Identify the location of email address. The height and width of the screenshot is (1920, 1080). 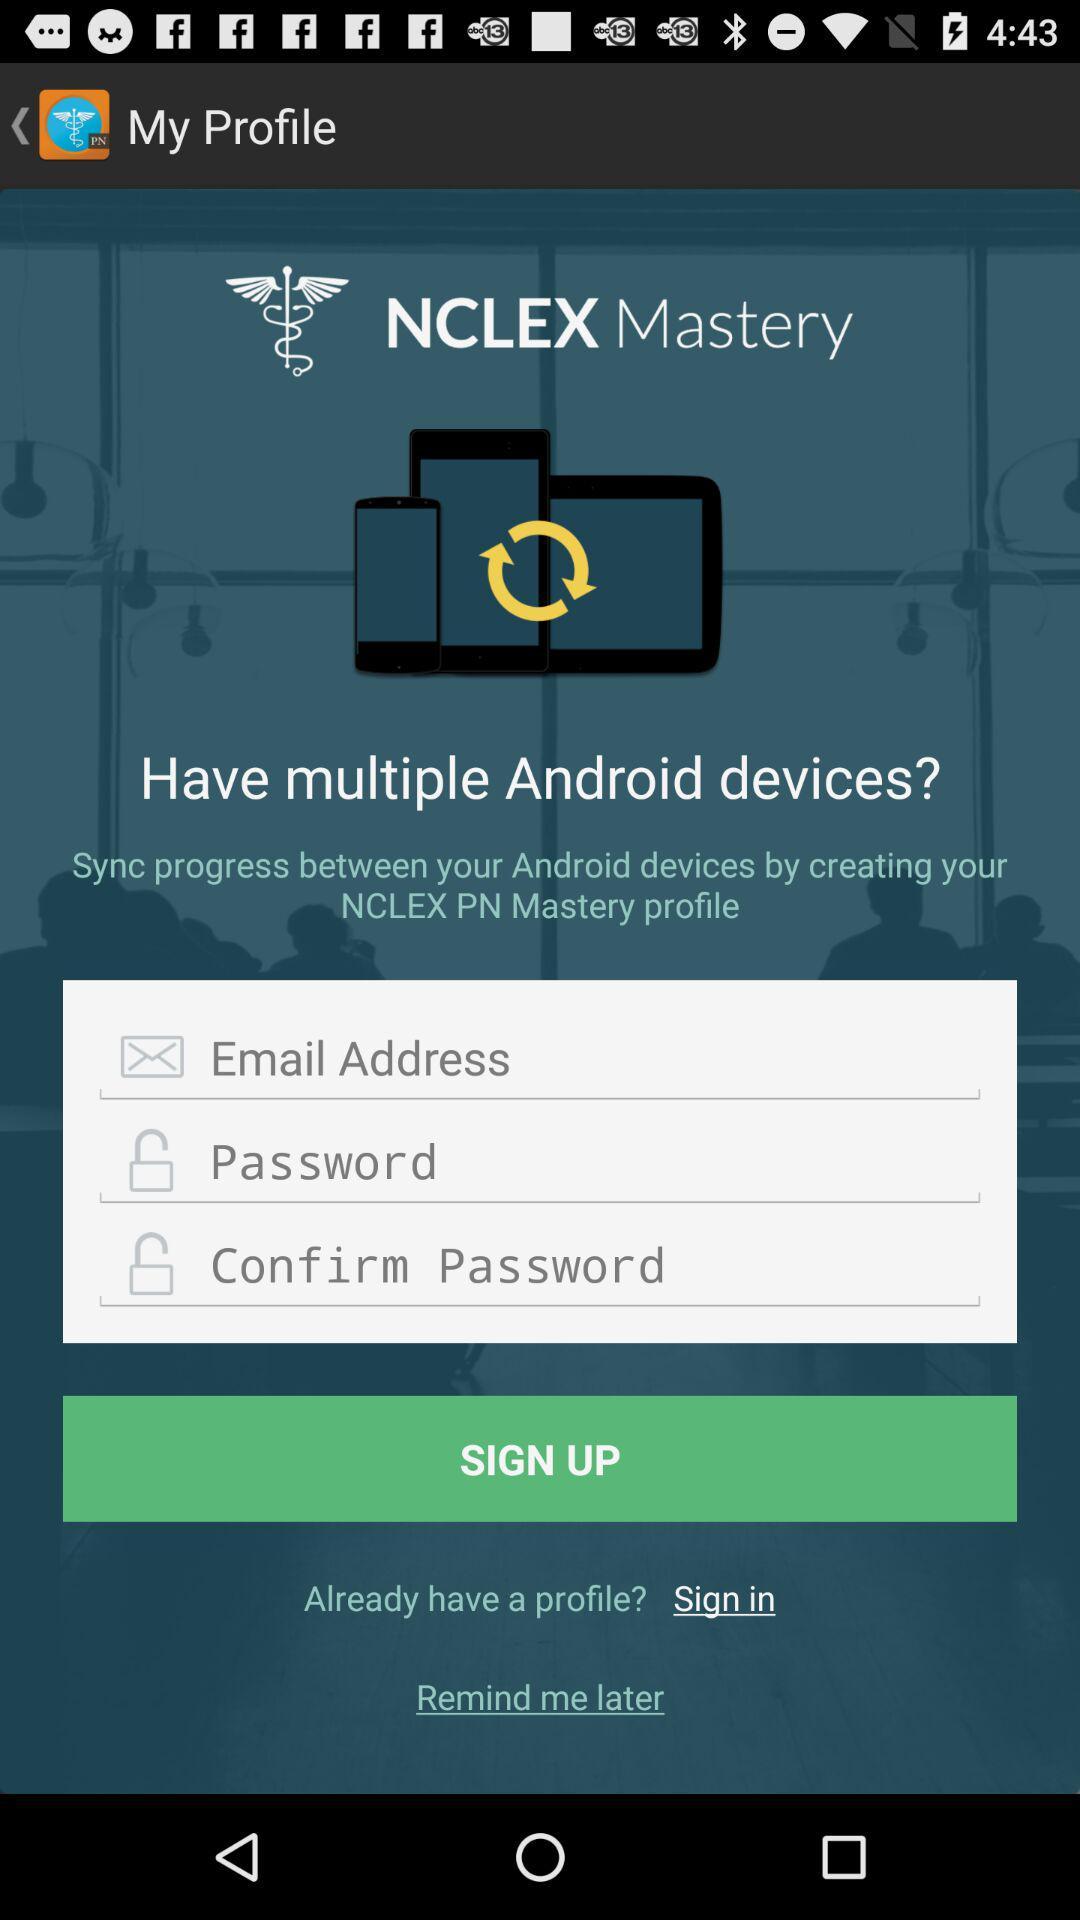
(540, 1057).